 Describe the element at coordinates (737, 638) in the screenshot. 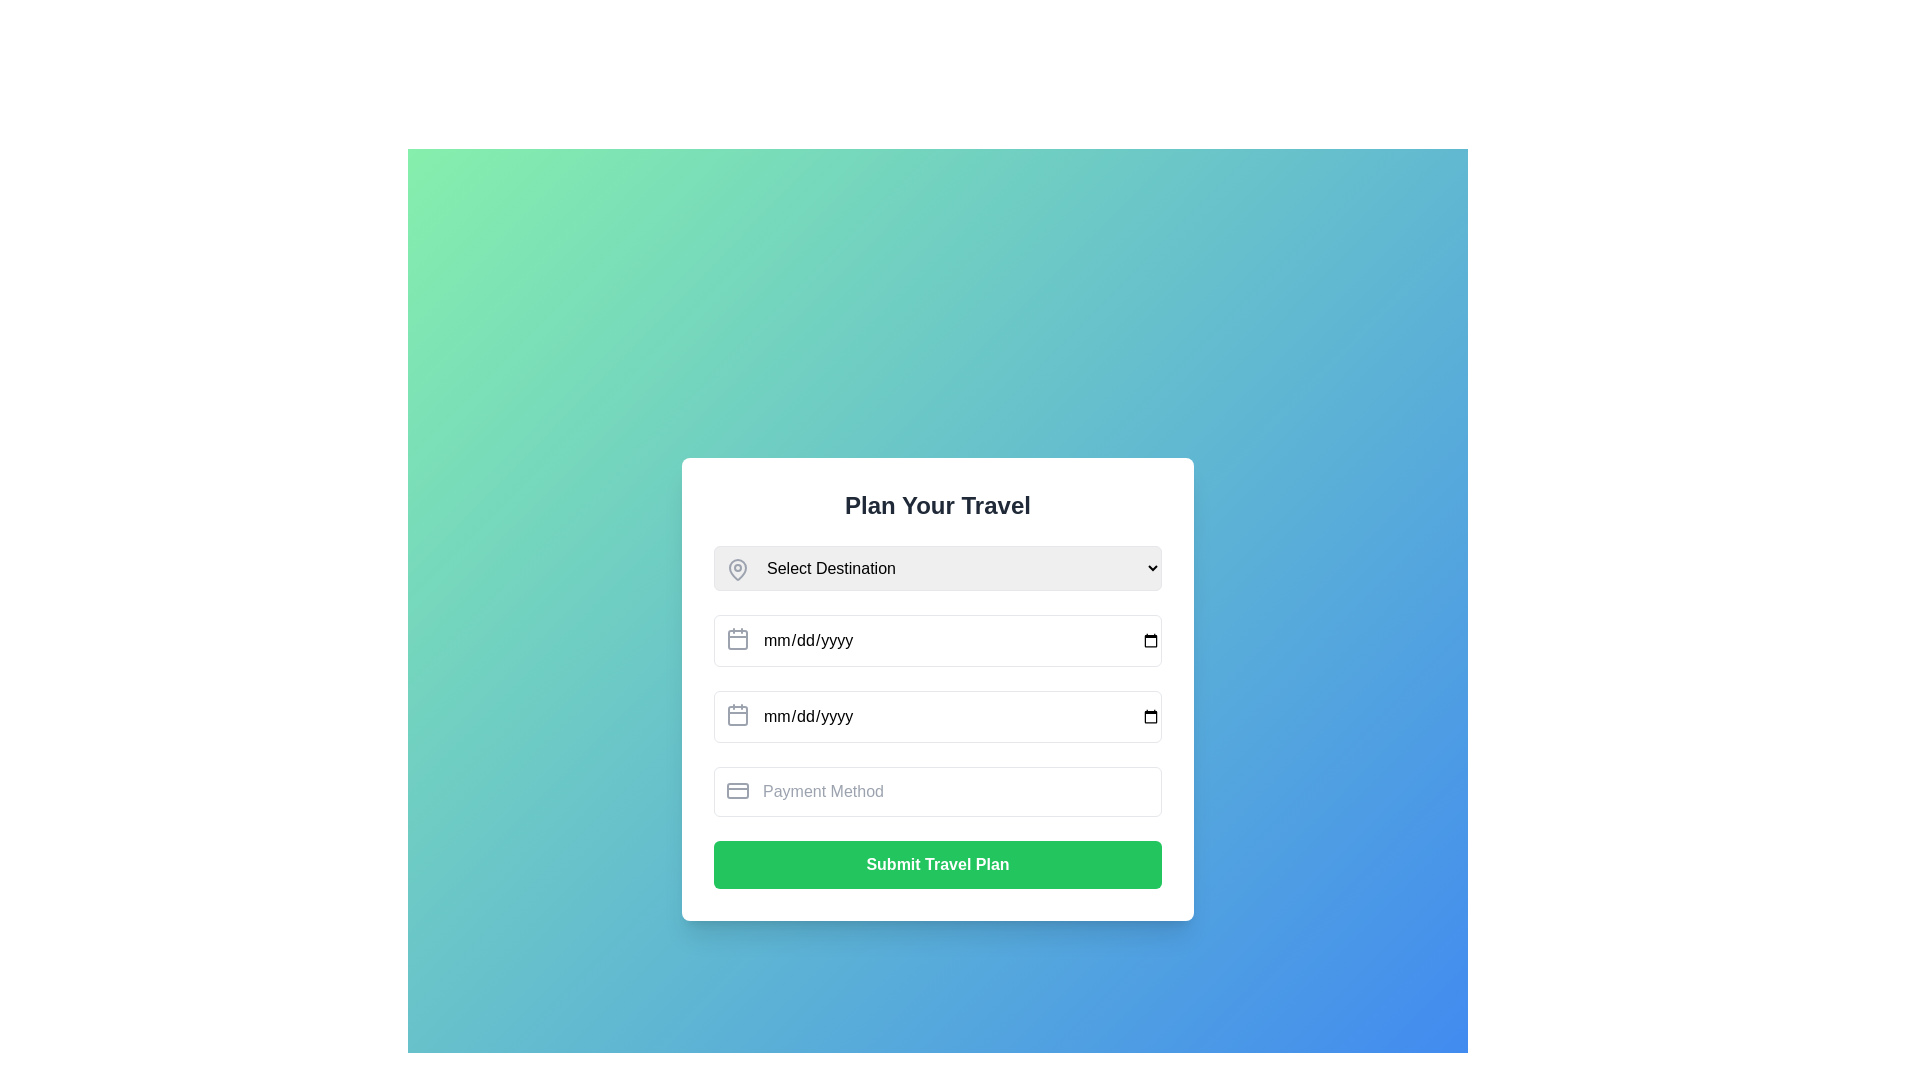

I see `the date picker icon located to the left of the 'mm/dd/yyyy' input field in the second row of the form` at that location.